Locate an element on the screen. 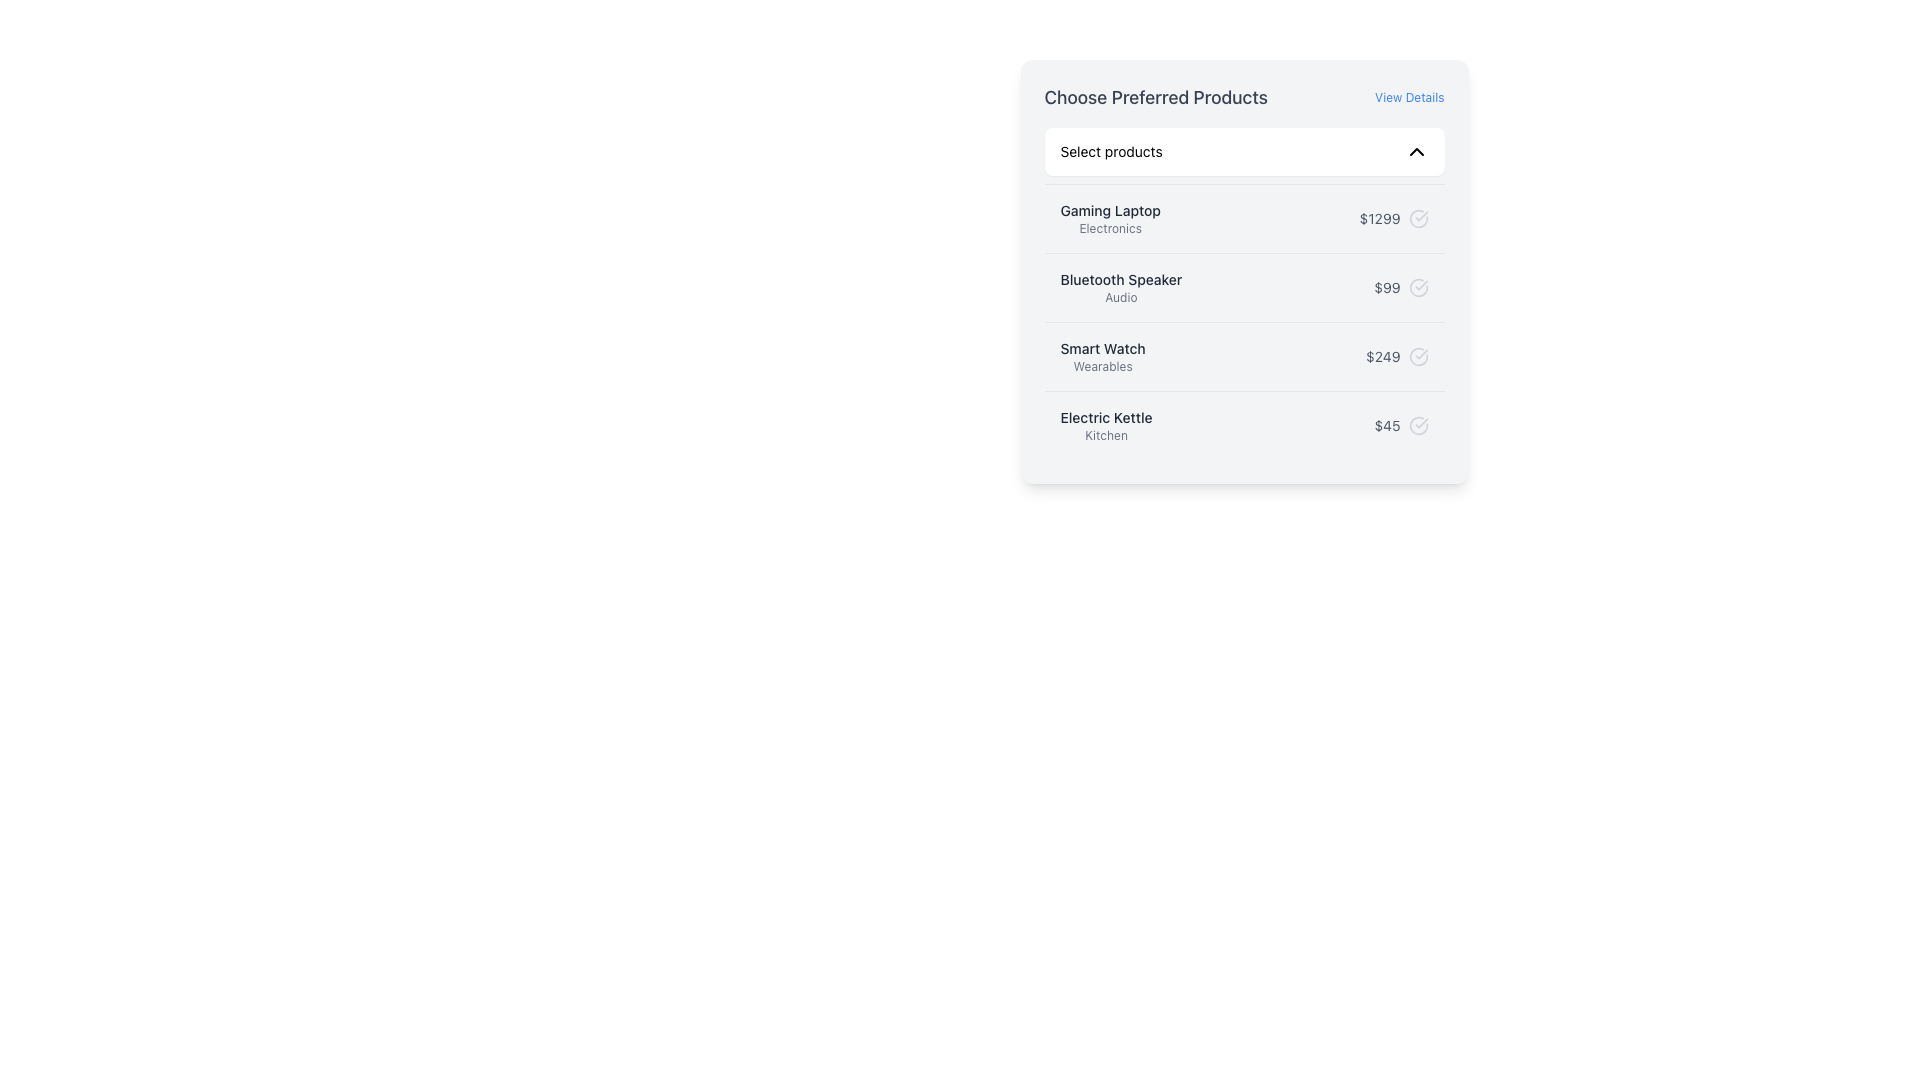 The height and width of the screenshot is (1080, 1920). the Textual Display element containing the prominently styled text 'Bluetooth Speaker' and the smaller 'Audio' text, which is the second item under the 'Choose Preferred Products' panel is located at coordinates (1121, 288).